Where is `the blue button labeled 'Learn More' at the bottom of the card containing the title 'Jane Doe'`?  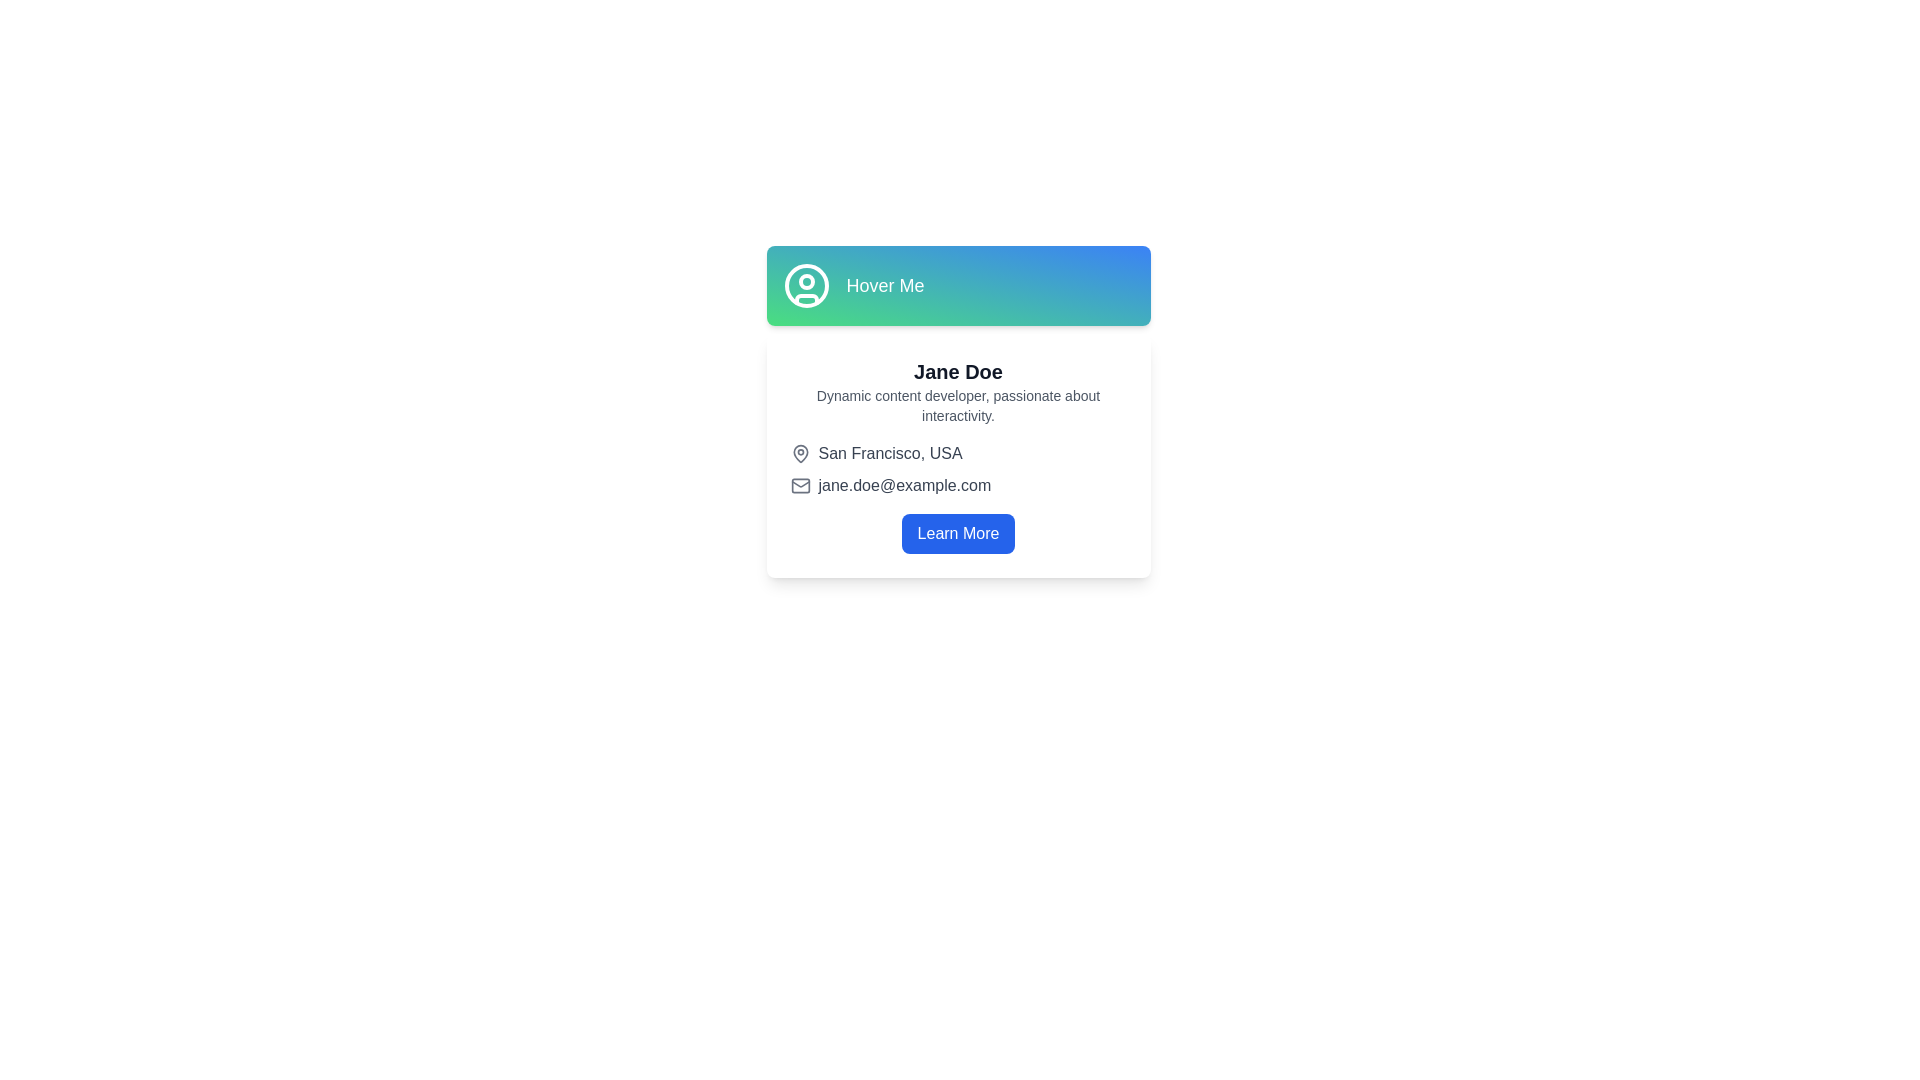 the blue button labeled 'Learn More' at the bottom of the card containing the title 'Jane Doe' is located at coordinates (957, 532).